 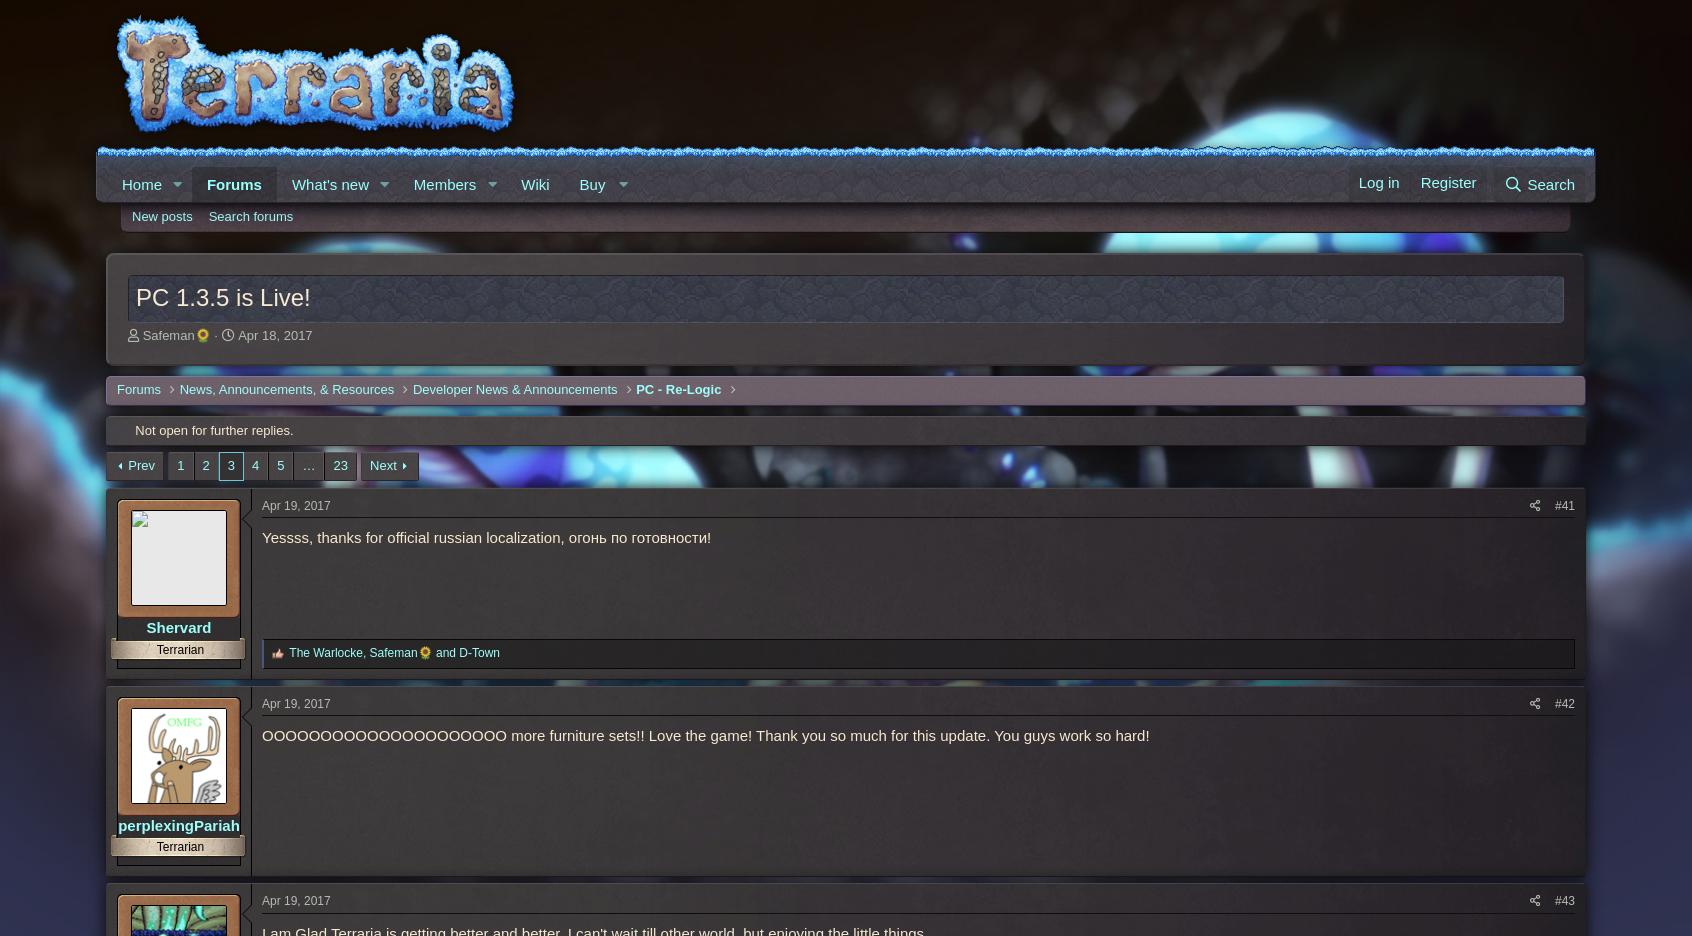 What do you see at coordinates (287, 651) in the screenshot?
I see `'The Warlocke'` at bounding box center [287, 651].